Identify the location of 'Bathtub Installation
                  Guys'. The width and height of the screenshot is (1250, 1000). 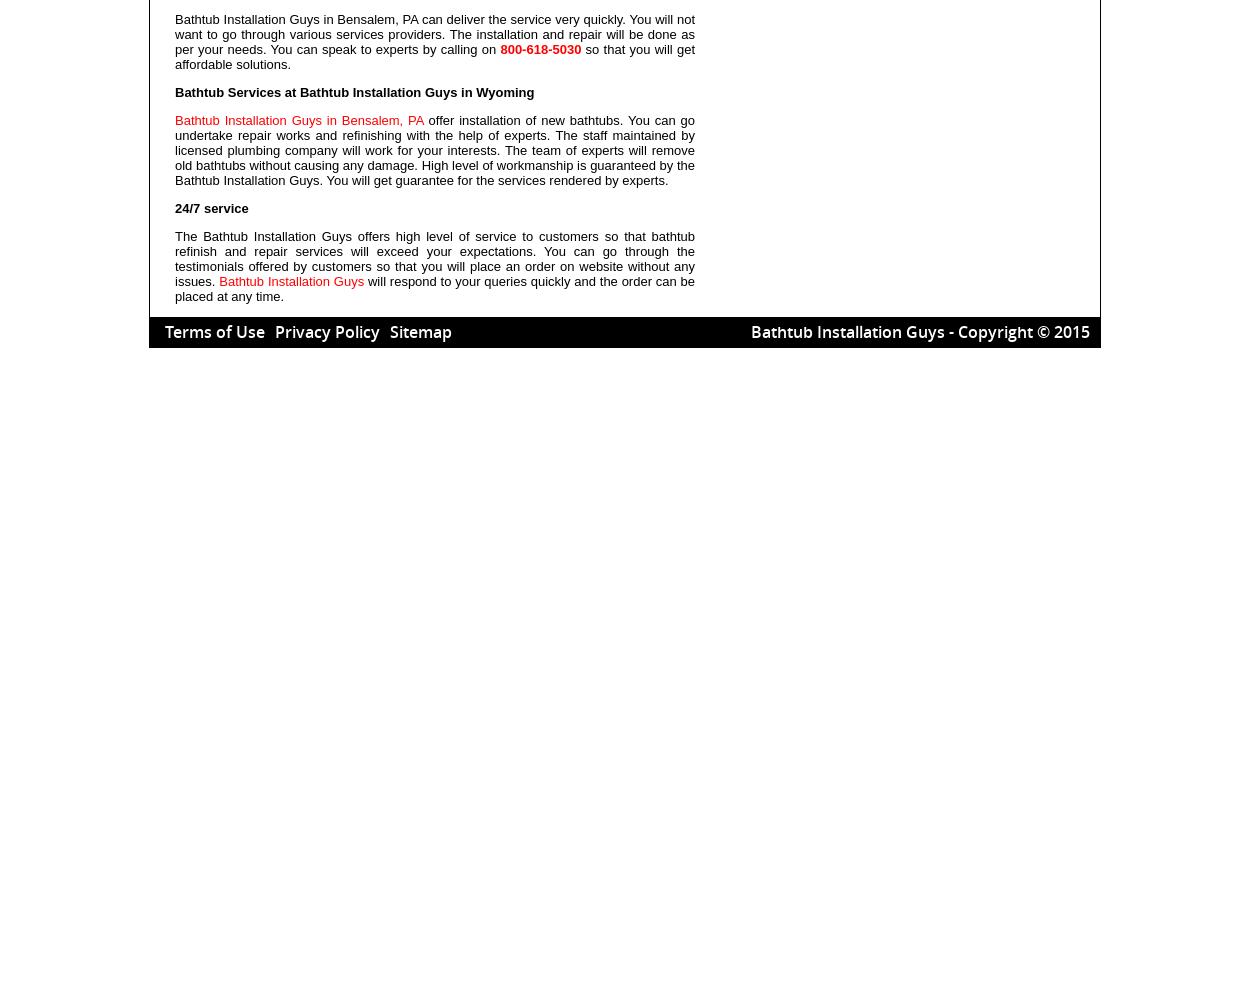
(291, 281).